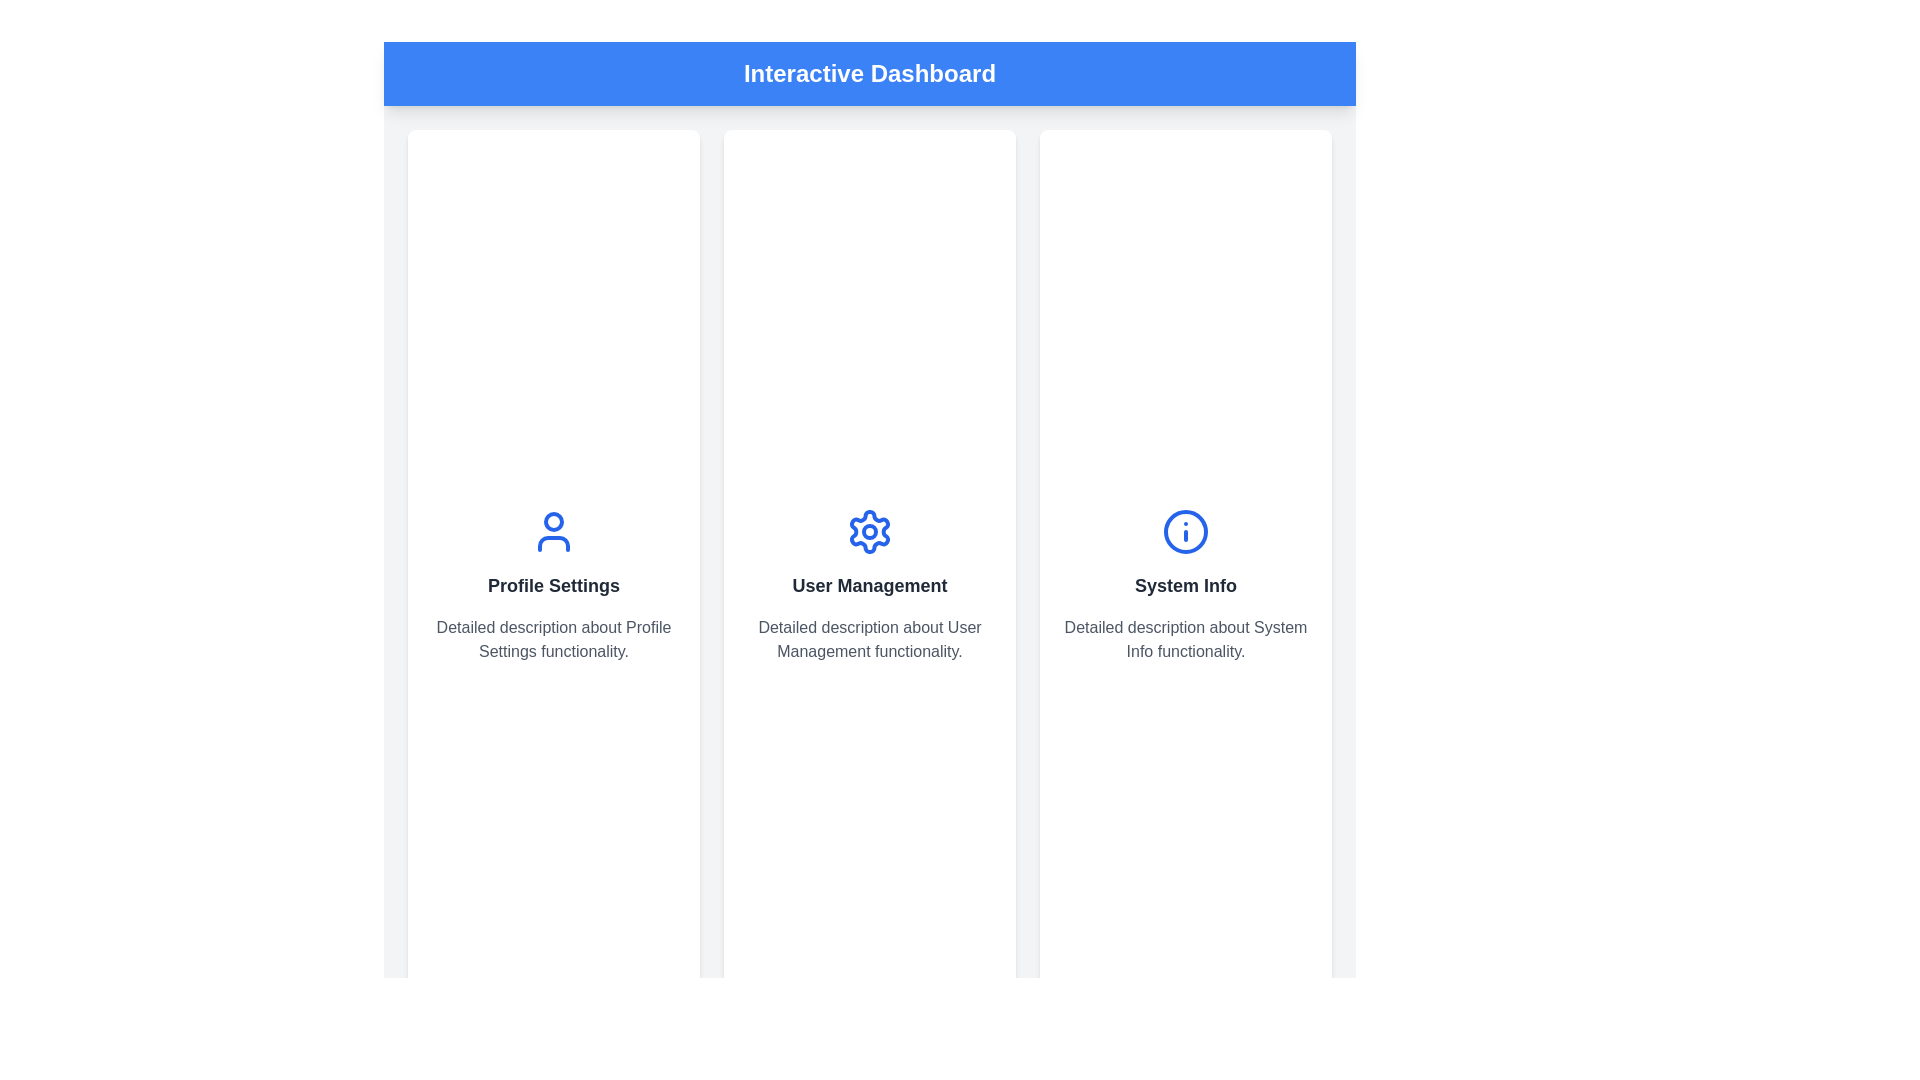  I want to click on the Header Bar, which is a solid blue banner at the top of the application displaying bold white text that reads 'Interactive Dashboard', so click(869, 72).